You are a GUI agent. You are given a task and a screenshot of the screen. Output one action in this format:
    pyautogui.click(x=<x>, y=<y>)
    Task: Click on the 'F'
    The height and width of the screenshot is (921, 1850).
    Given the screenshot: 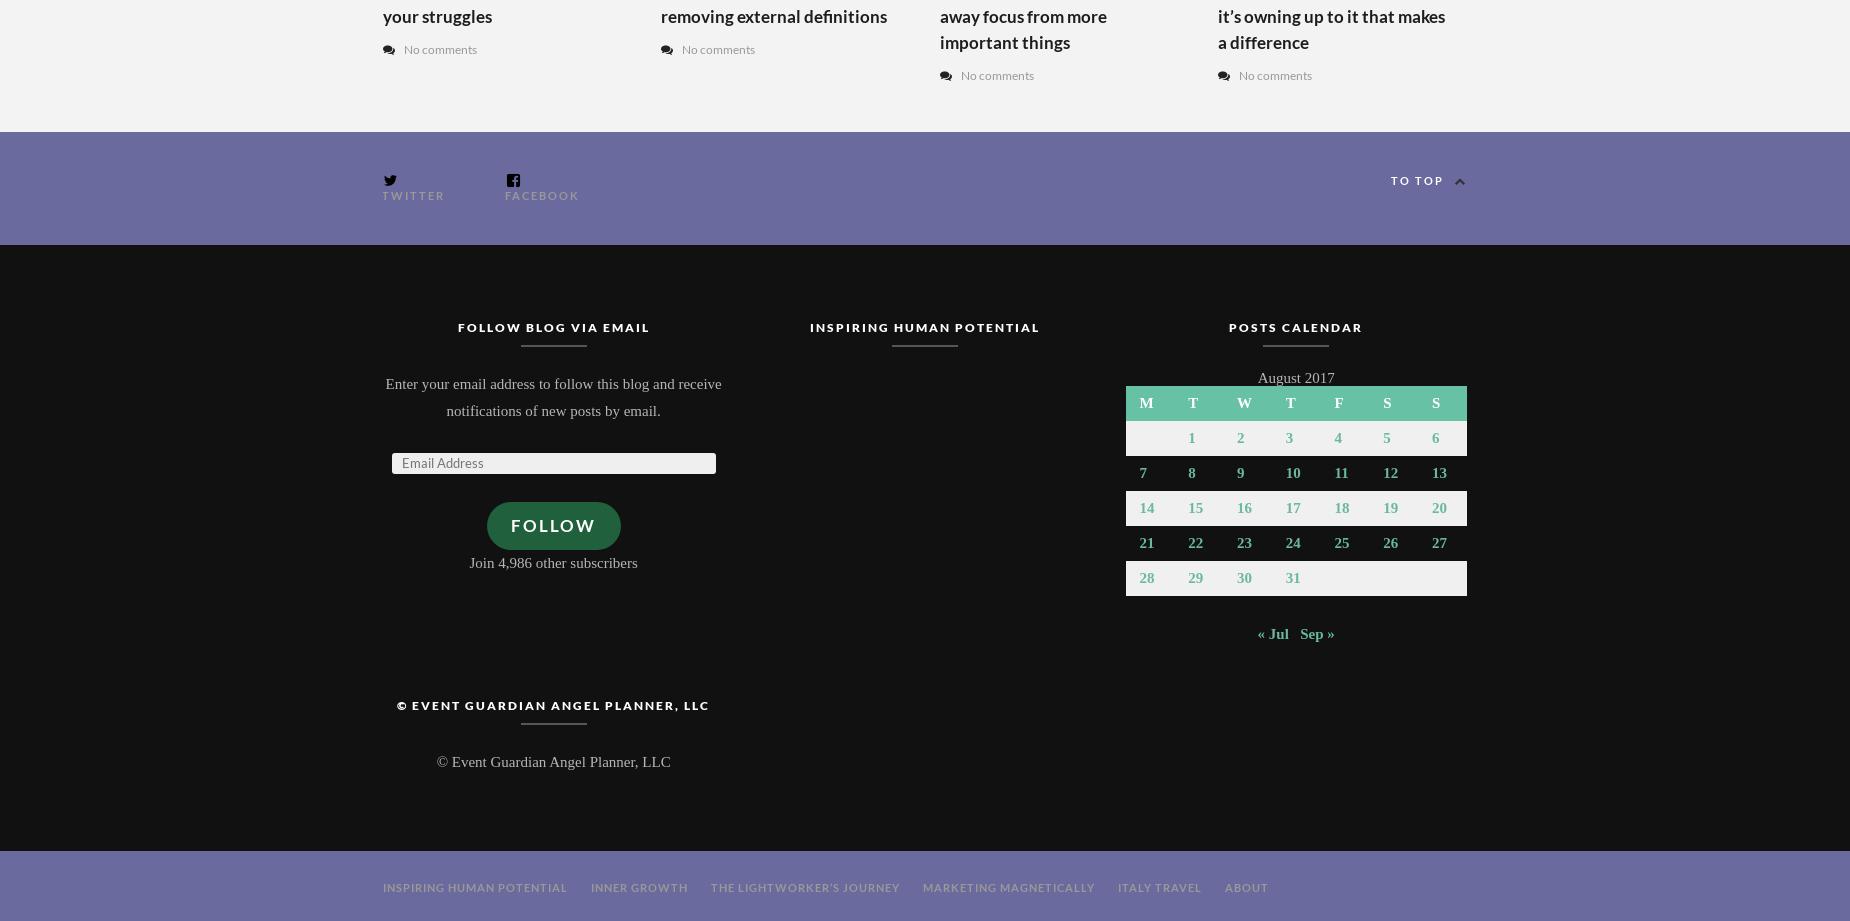 What is the action you would take?
    pyautogui.click(x=1337, y=403)
    